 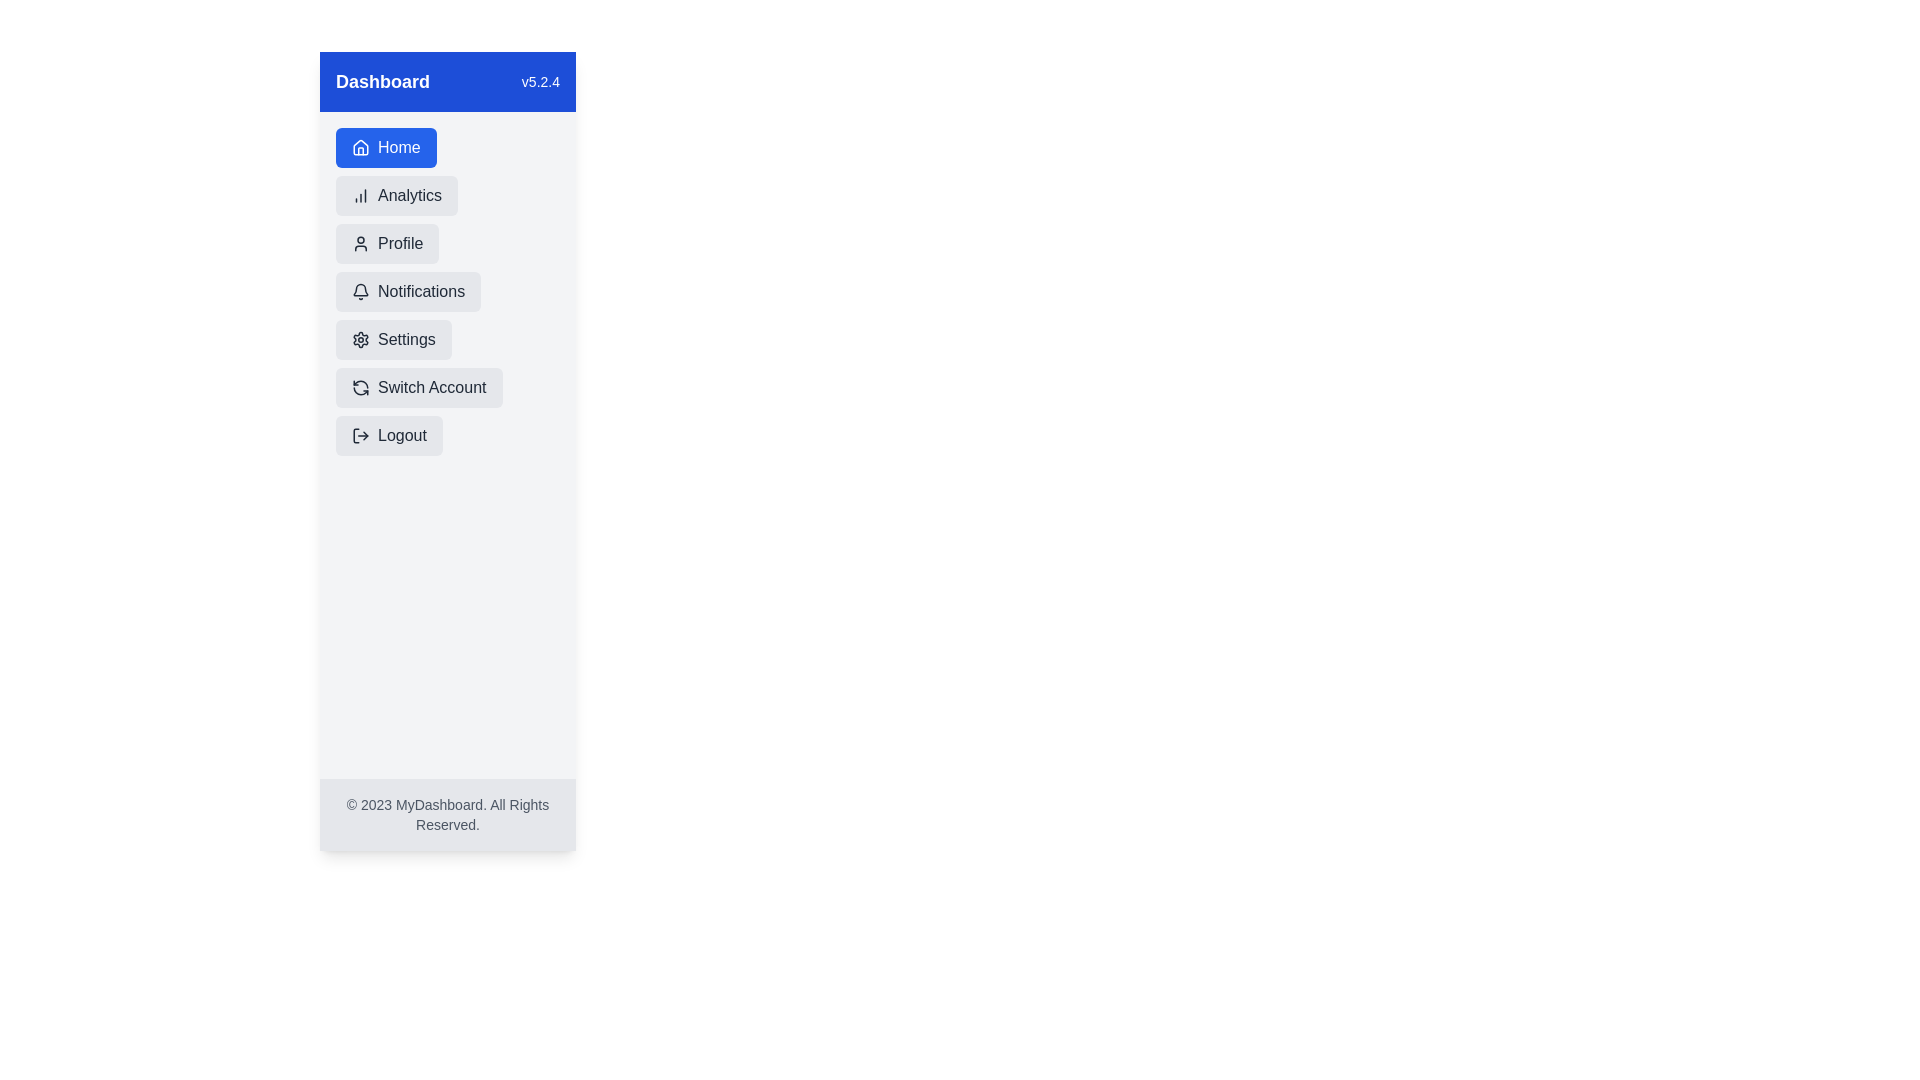 I want to click on the house-shaped icon within the 'Home' button in the vertical navigation menu, so click(x=360, y=146).